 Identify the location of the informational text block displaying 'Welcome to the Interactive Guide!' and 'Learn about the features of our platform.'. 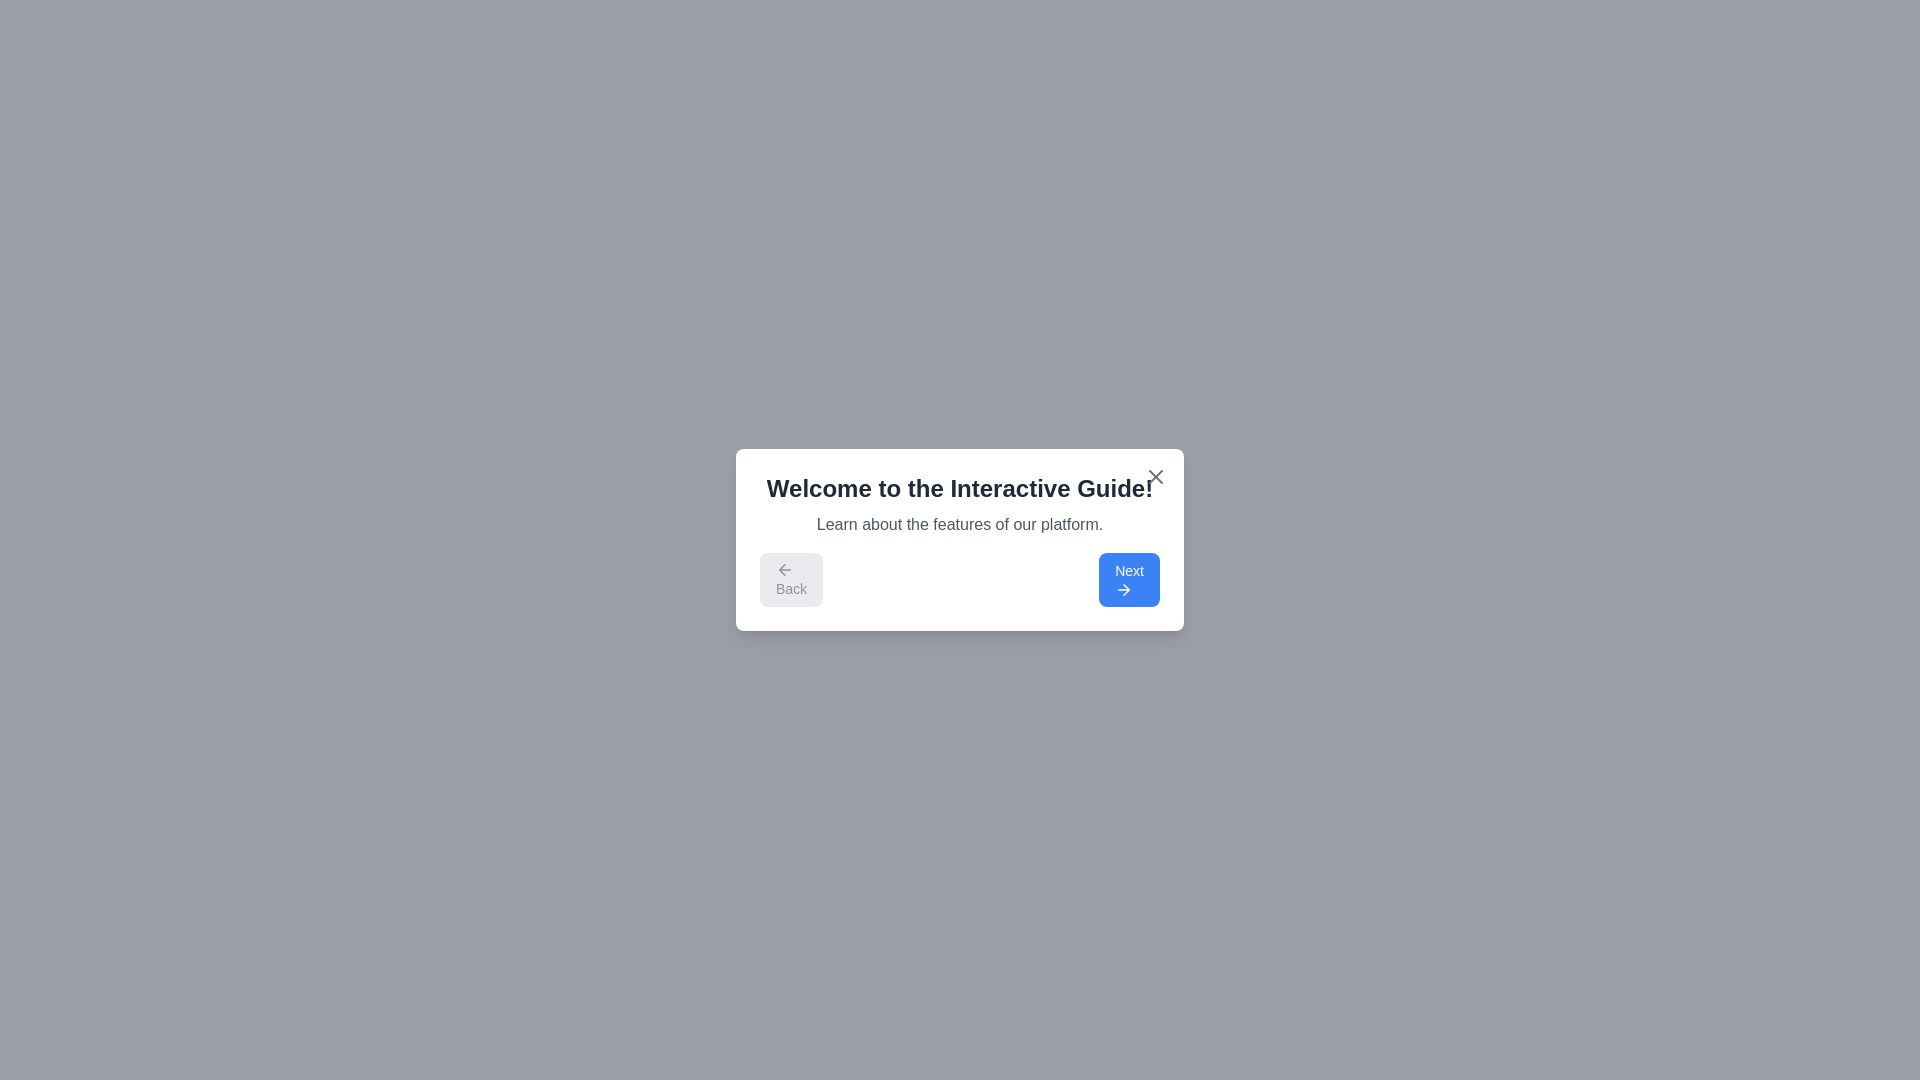
(960, 504).